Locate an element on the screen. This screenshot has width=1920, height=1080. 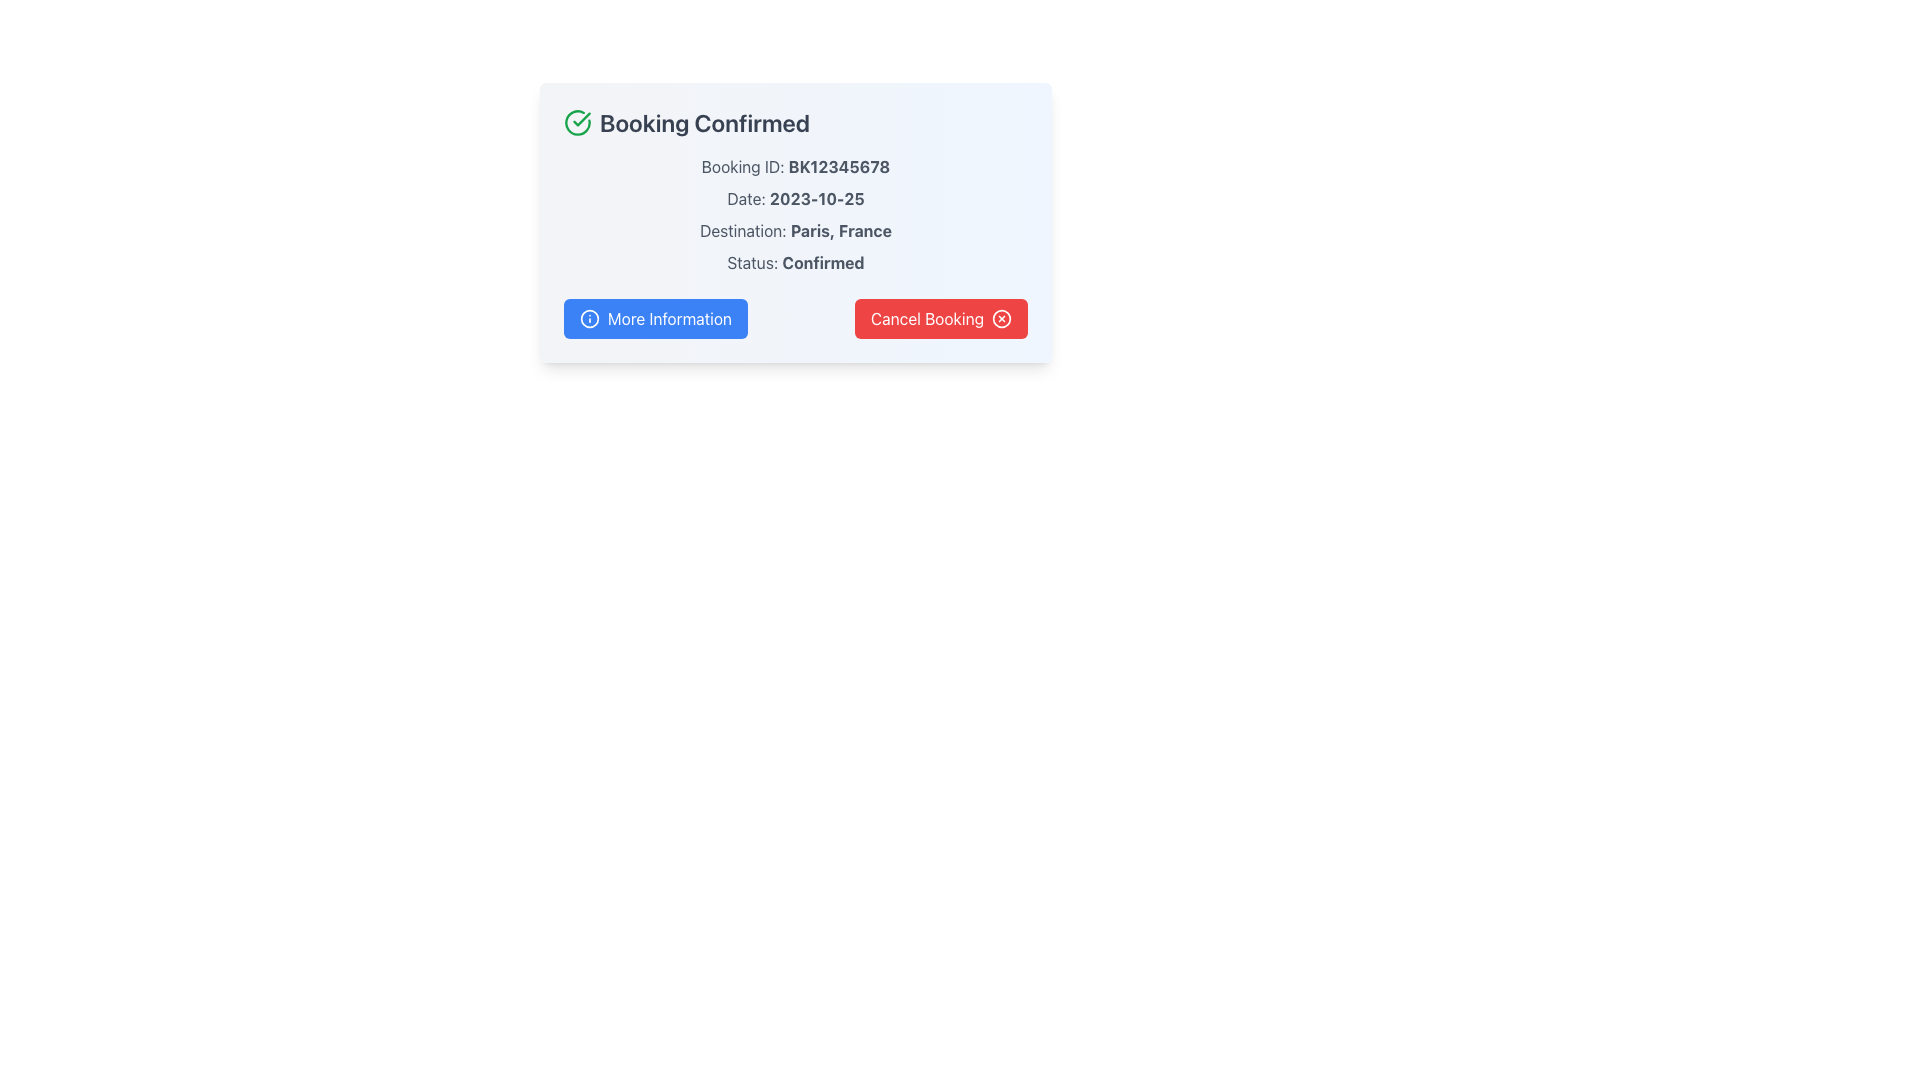
the 'More Information' button, which is visually enhanced by an icon positioned towards the left side of the button's text is located at coordinates (589, 318).